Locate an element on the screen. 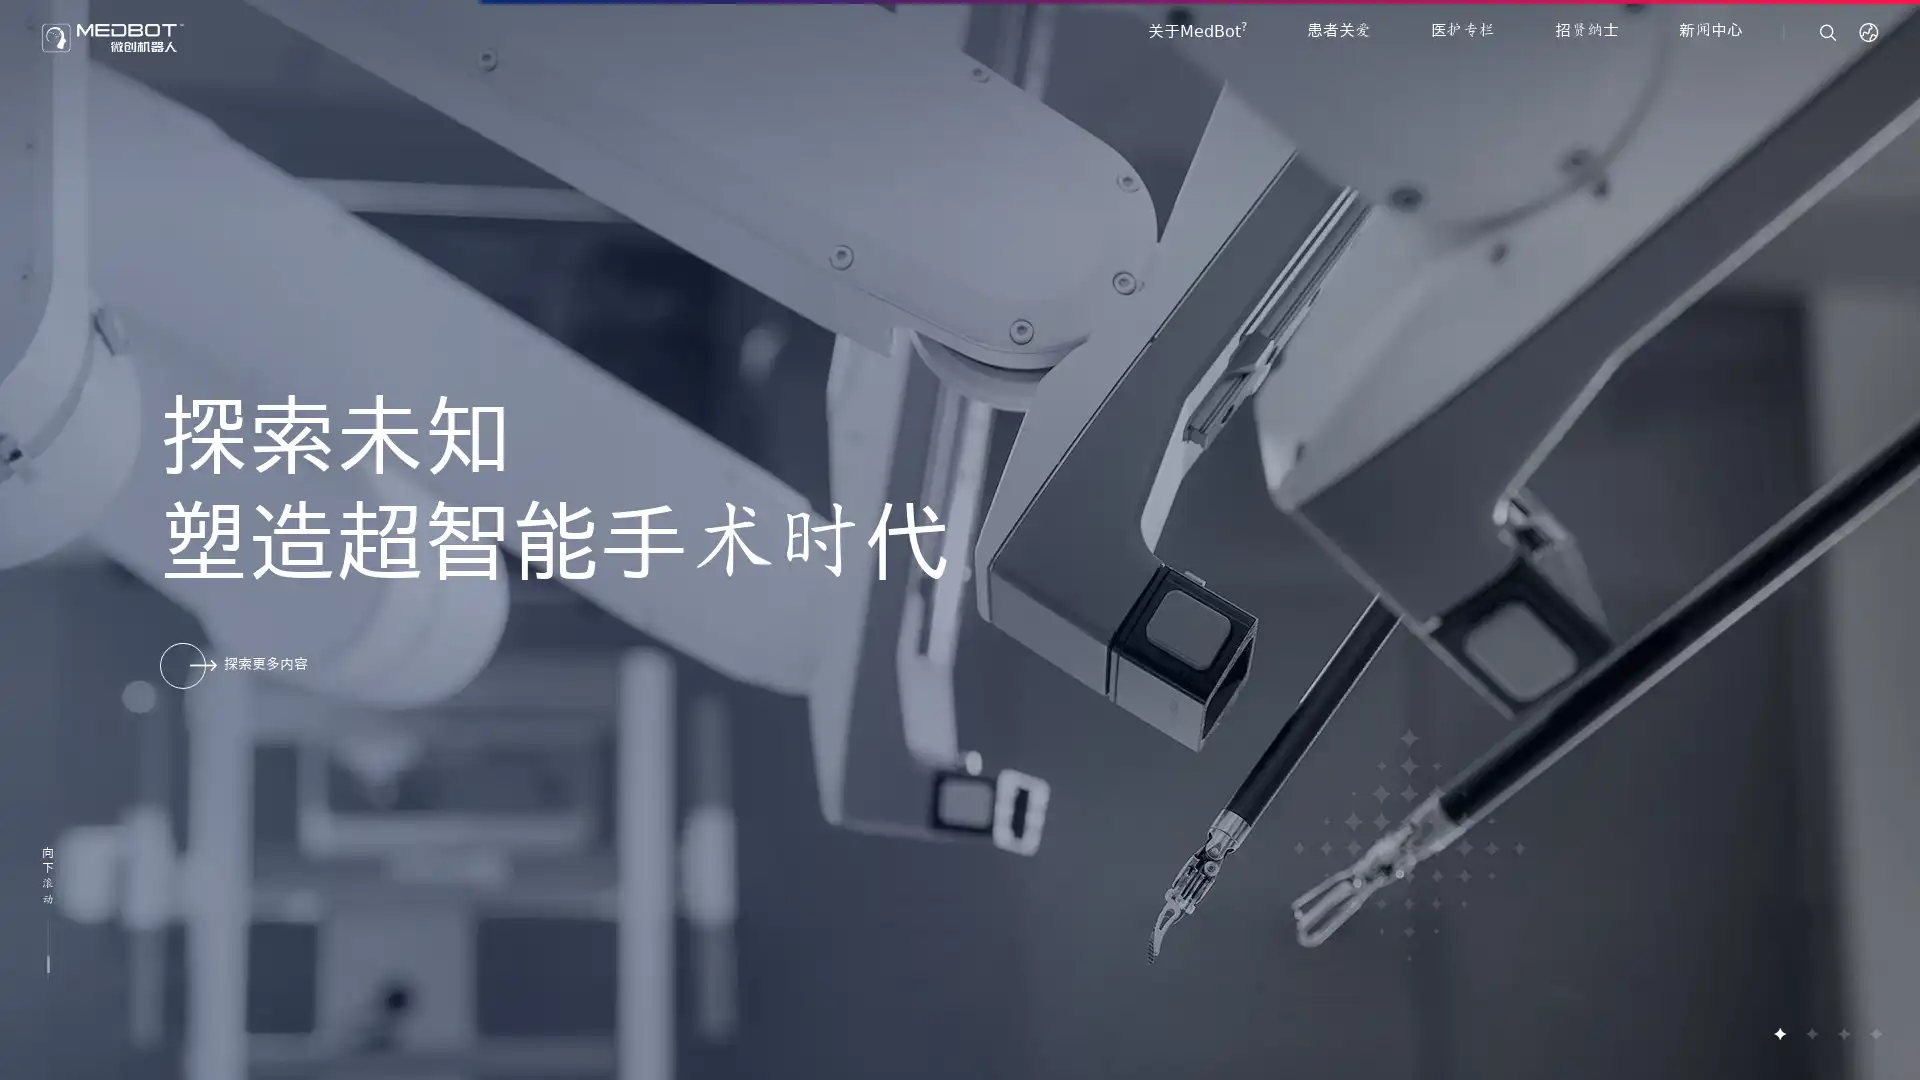  Go to slide 1 is located at coordinates (1779, 1033).